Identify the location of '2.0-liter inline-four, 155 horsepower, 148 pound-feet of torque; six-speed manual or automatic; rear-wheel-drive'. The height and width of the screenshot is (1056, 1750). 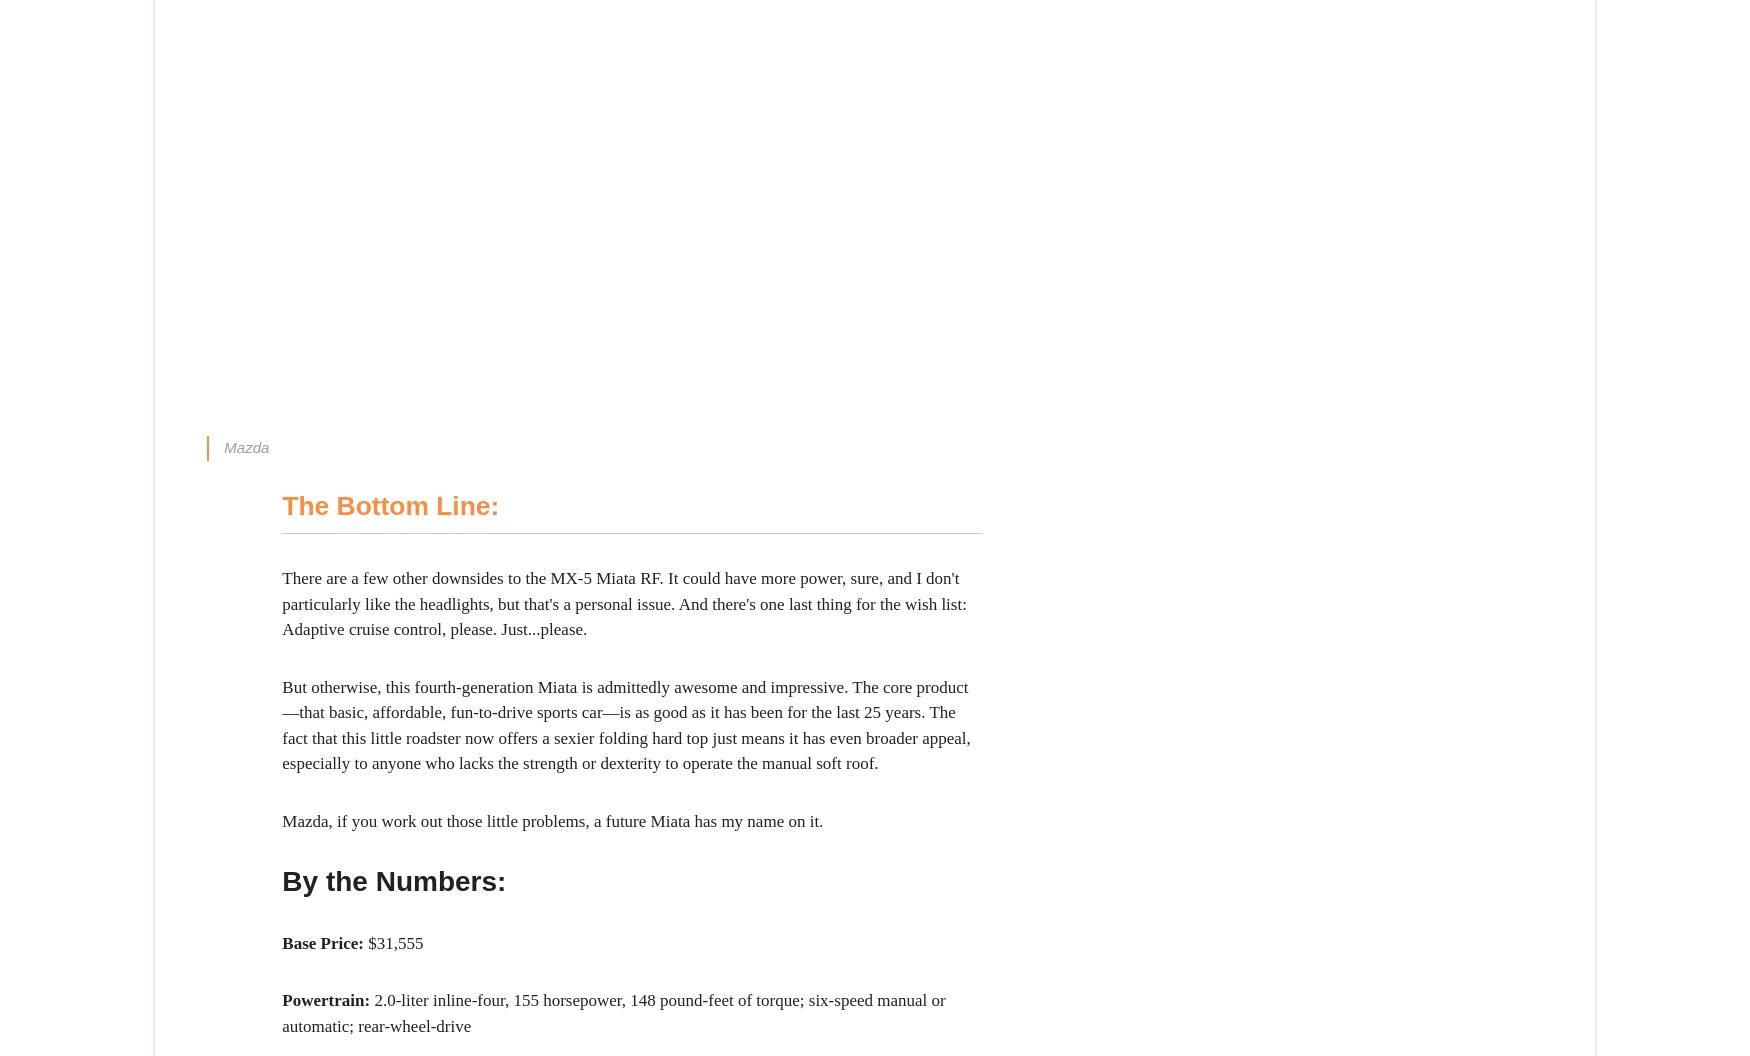
(613, 1012).